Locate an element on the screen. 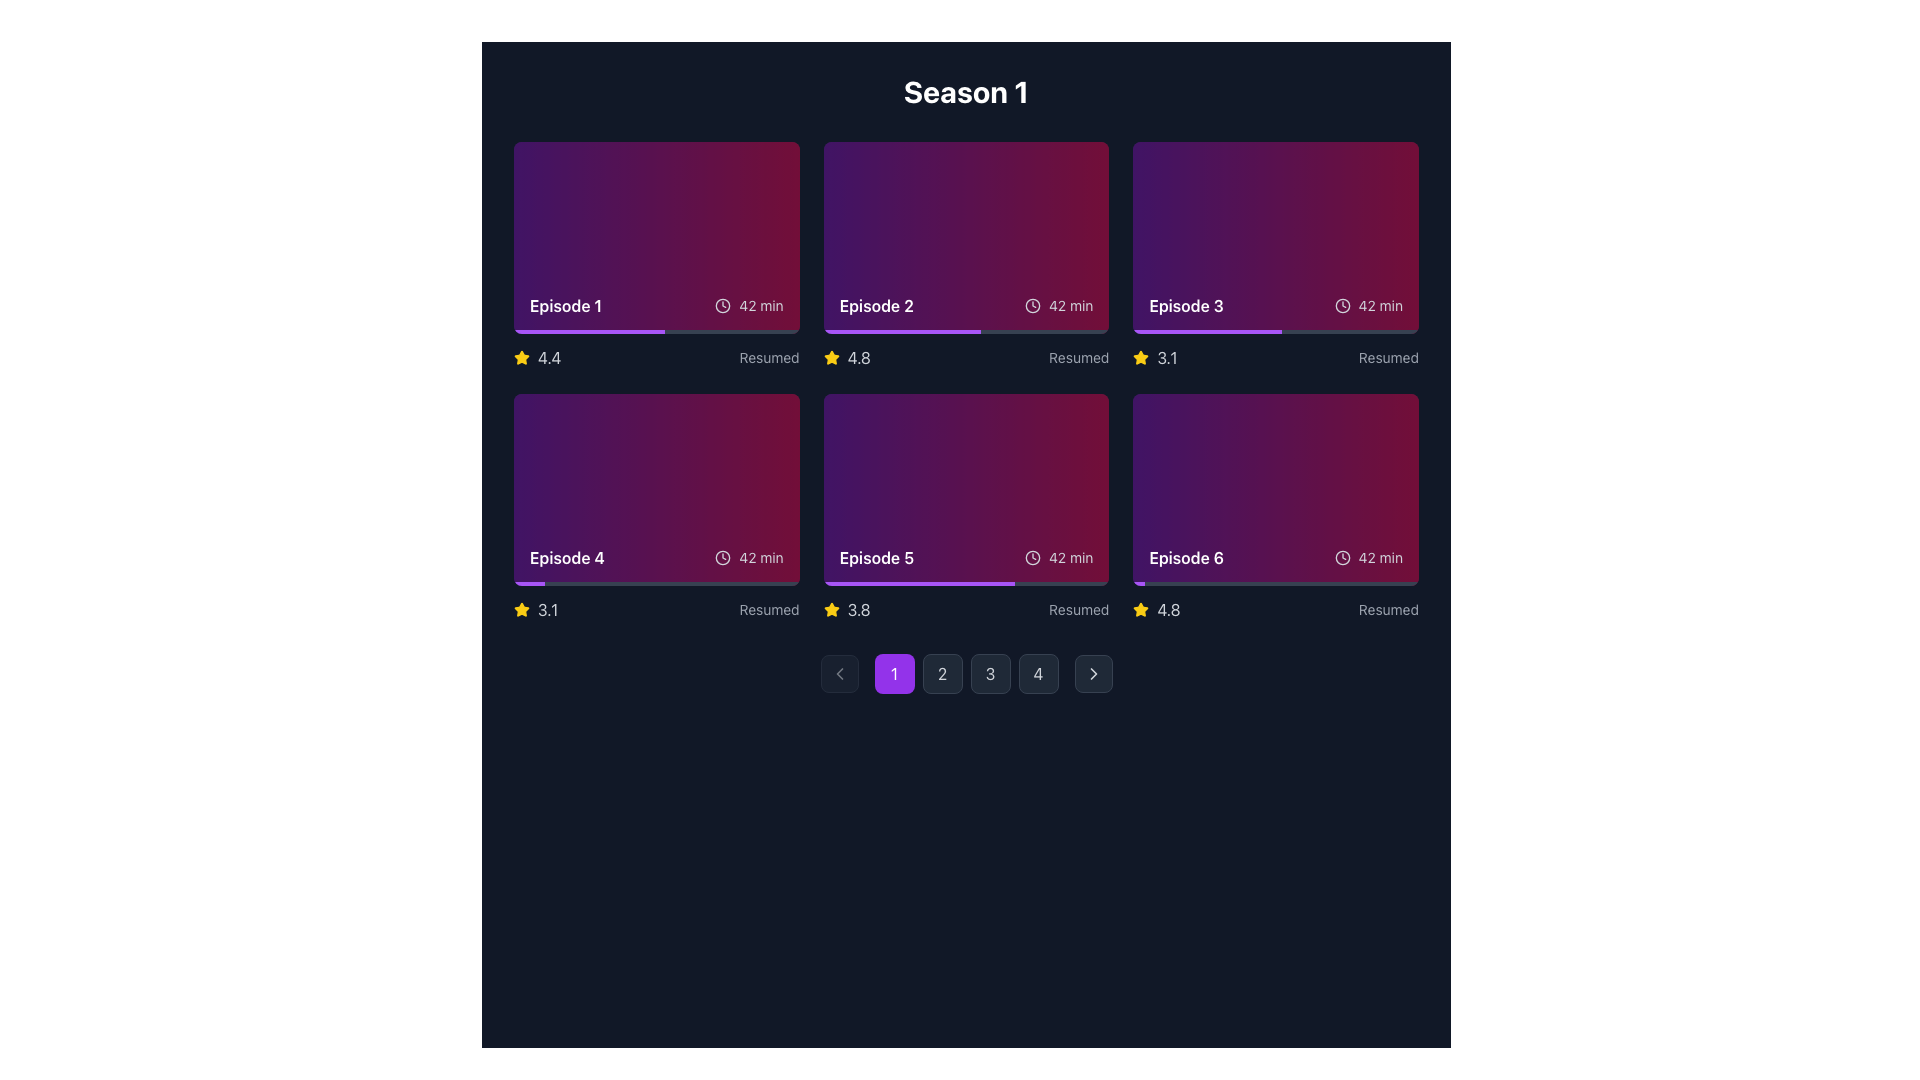 Image resolution: width=1920 pixels, height=1080 pixels. the rating element displaying a yellow star icon and the numeric rating '4.8', located in the second episode card's bottom-left area adjacent to the 'Resumed' label is located at coordinates (847, 357).